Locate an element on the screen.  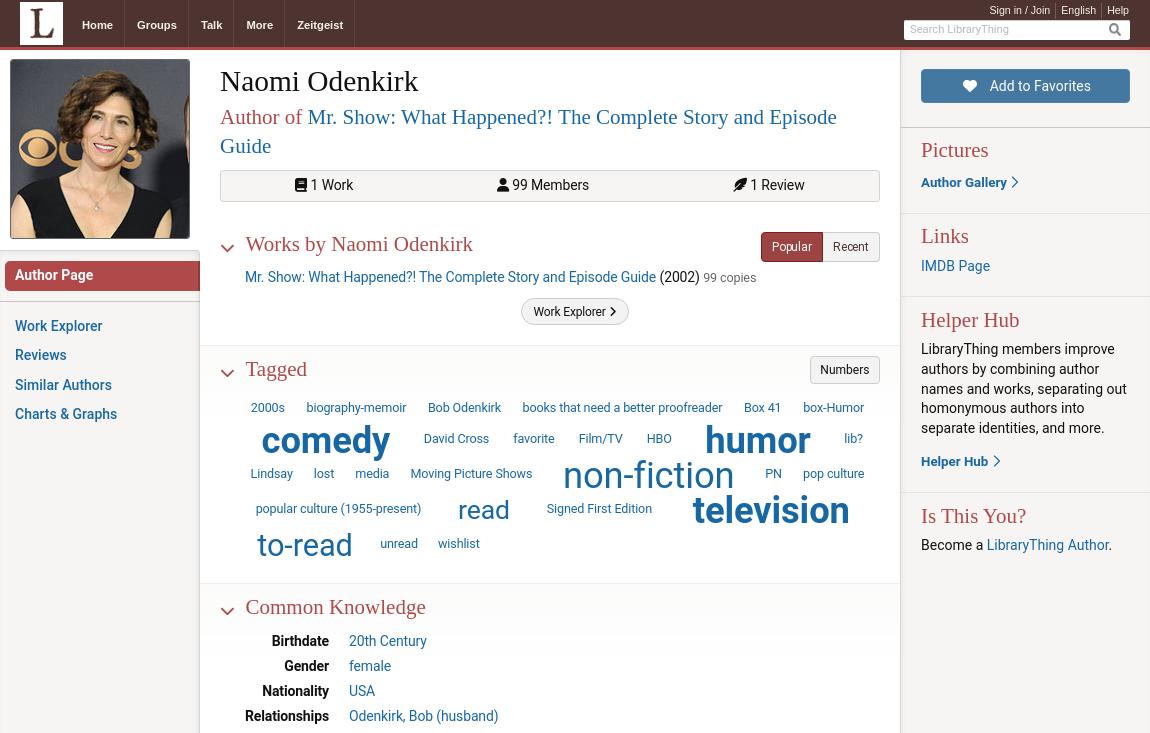
'Recent' is located at coordinates (849, 245).